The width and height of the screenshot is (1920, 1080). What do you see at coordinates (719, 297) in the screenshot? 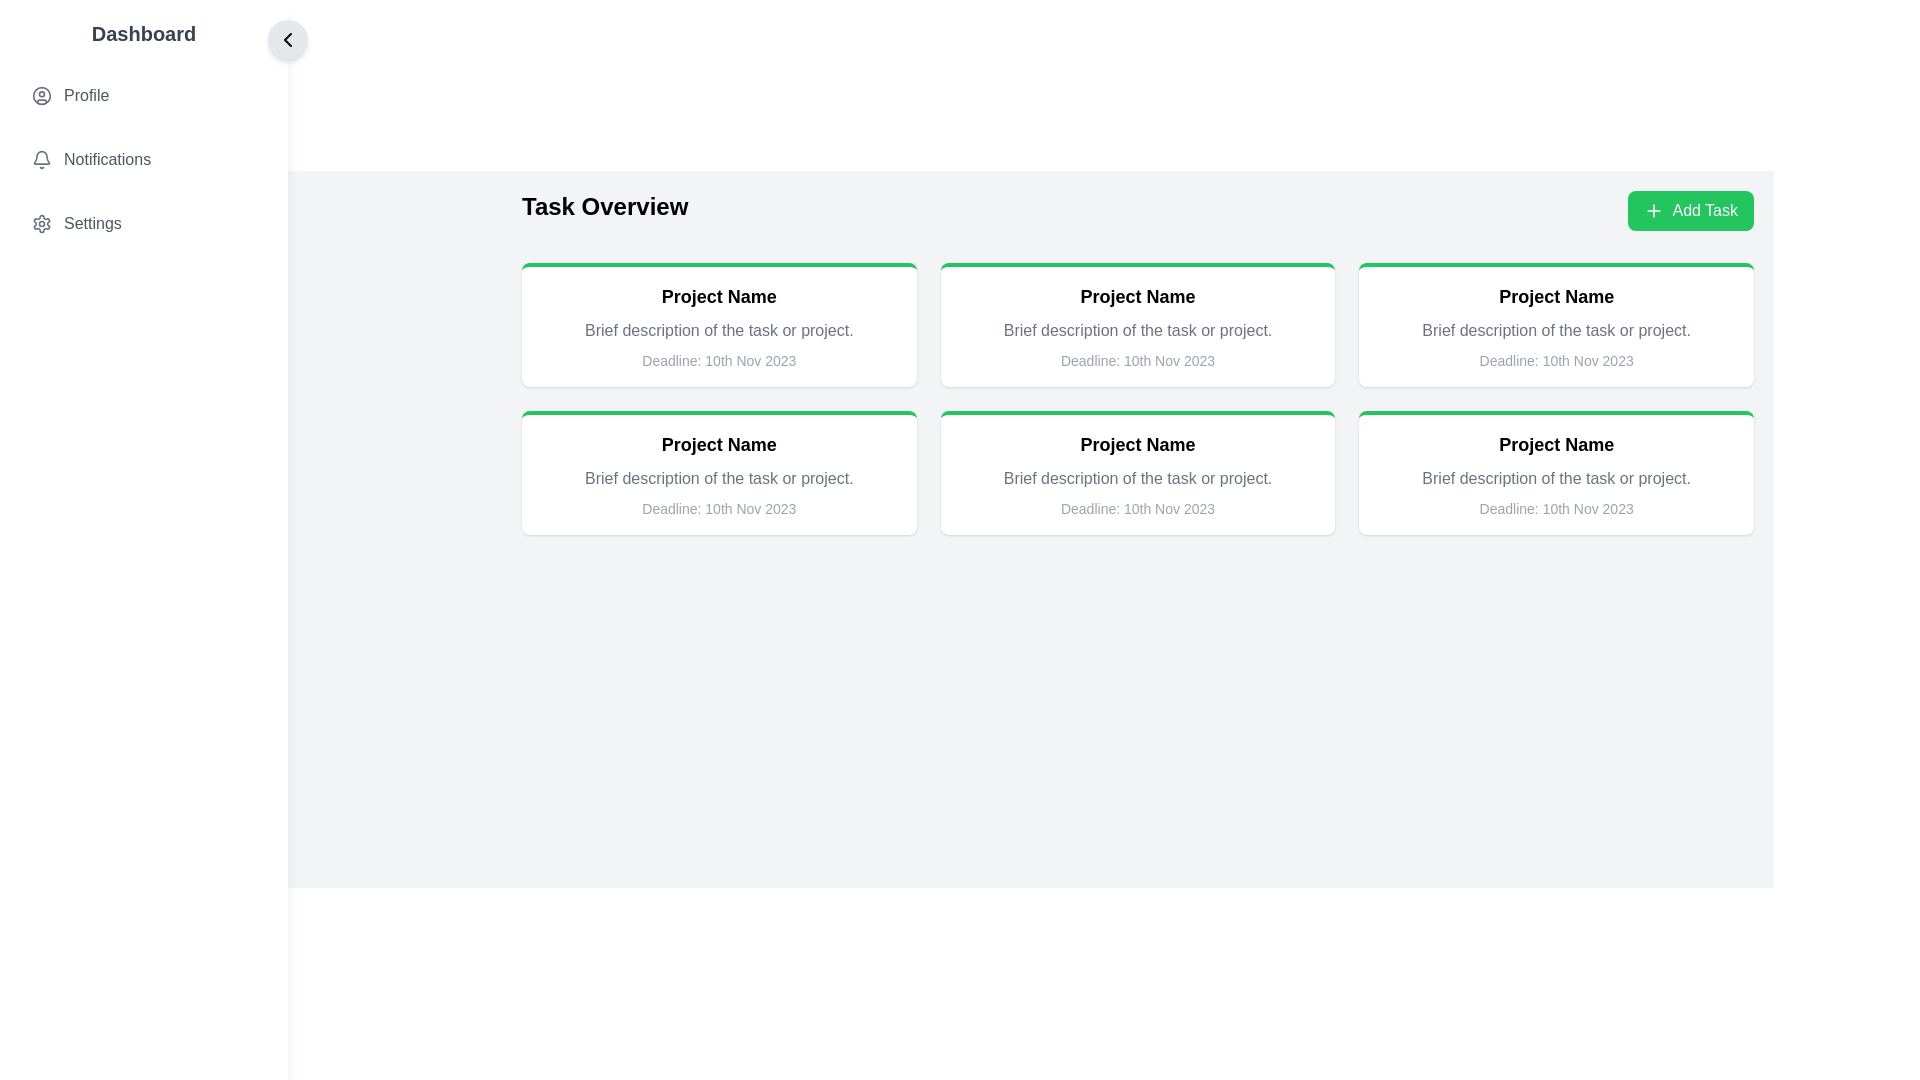
I see `text content of the Heading element located at the top-left corner of the card in the 'Task Overview' section, which serves as a title or heading for the project or task` at bounding box center [719, 297].